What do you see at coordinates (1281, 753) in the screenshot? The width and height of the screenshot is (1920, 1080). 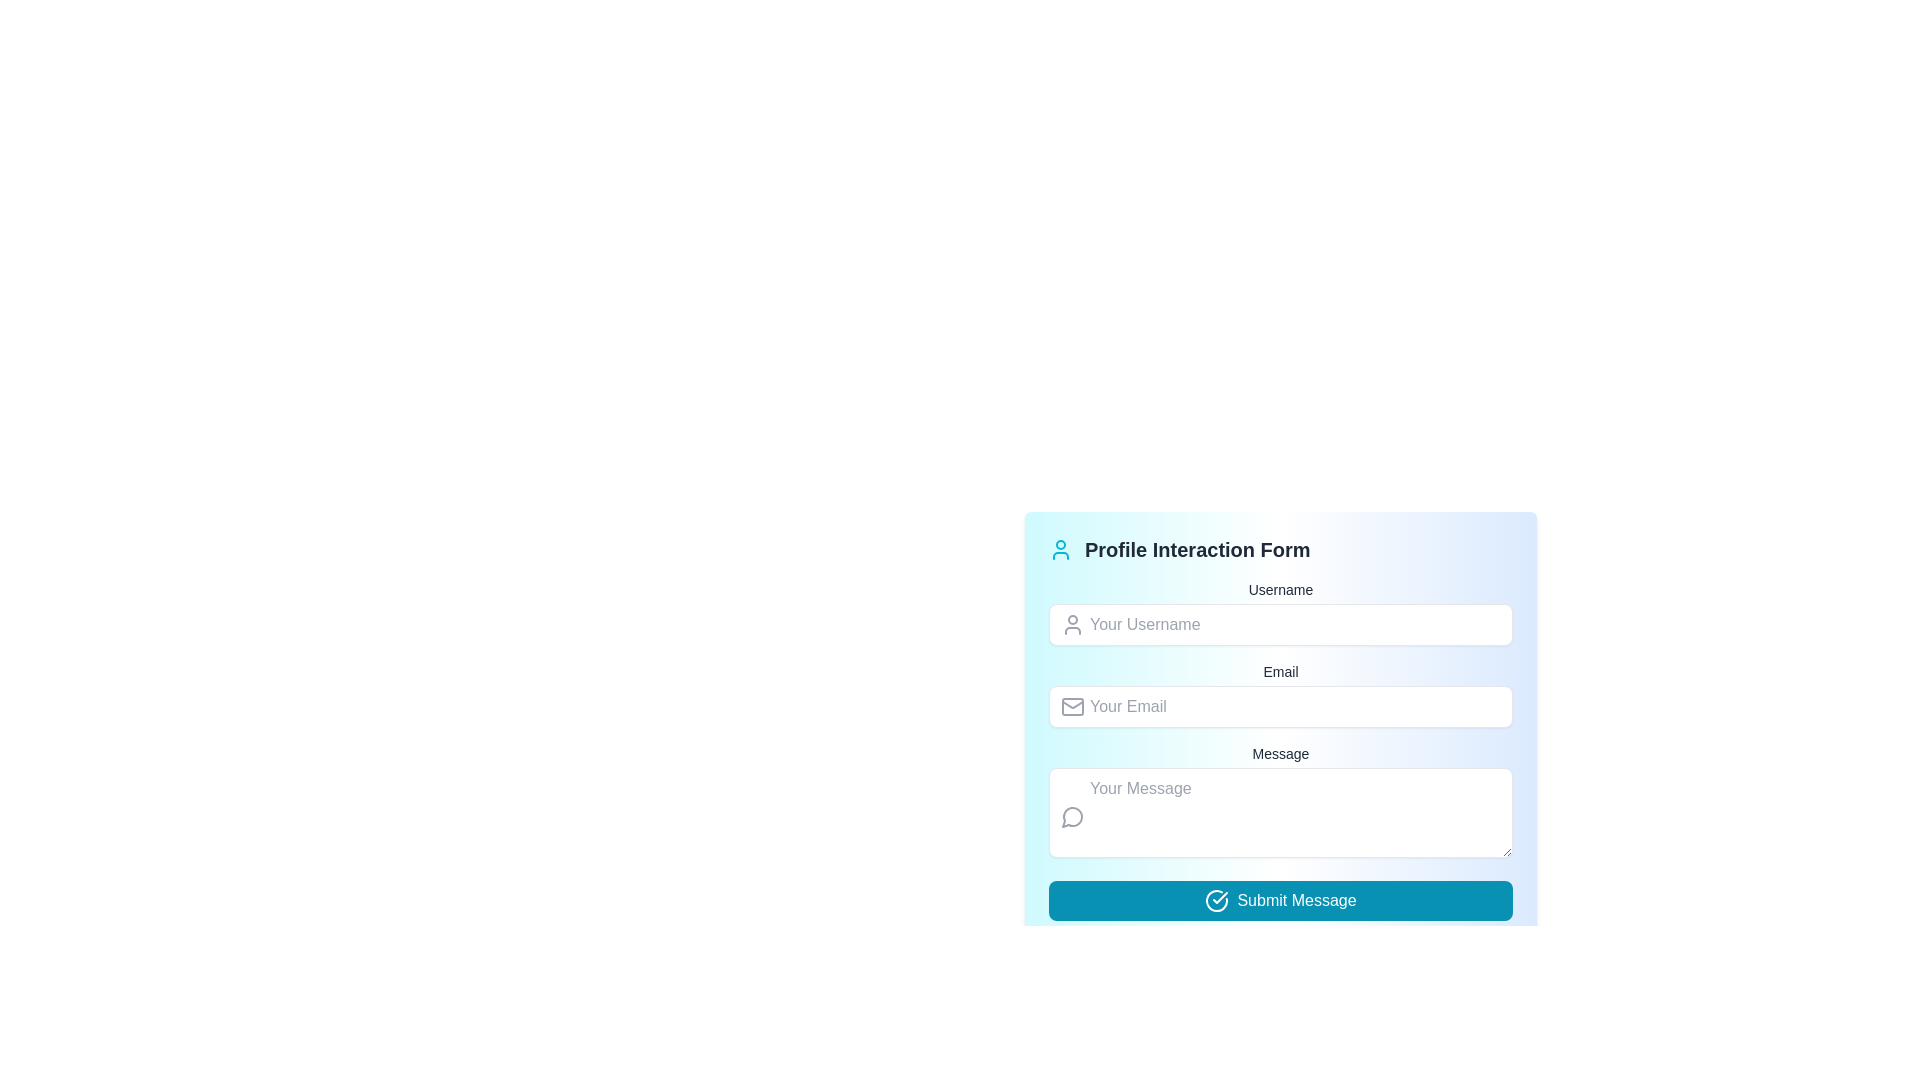 I see `the label element that indicates the input for 'Your Message', positioned directly above the text area` at bounding box center [1281, 753].